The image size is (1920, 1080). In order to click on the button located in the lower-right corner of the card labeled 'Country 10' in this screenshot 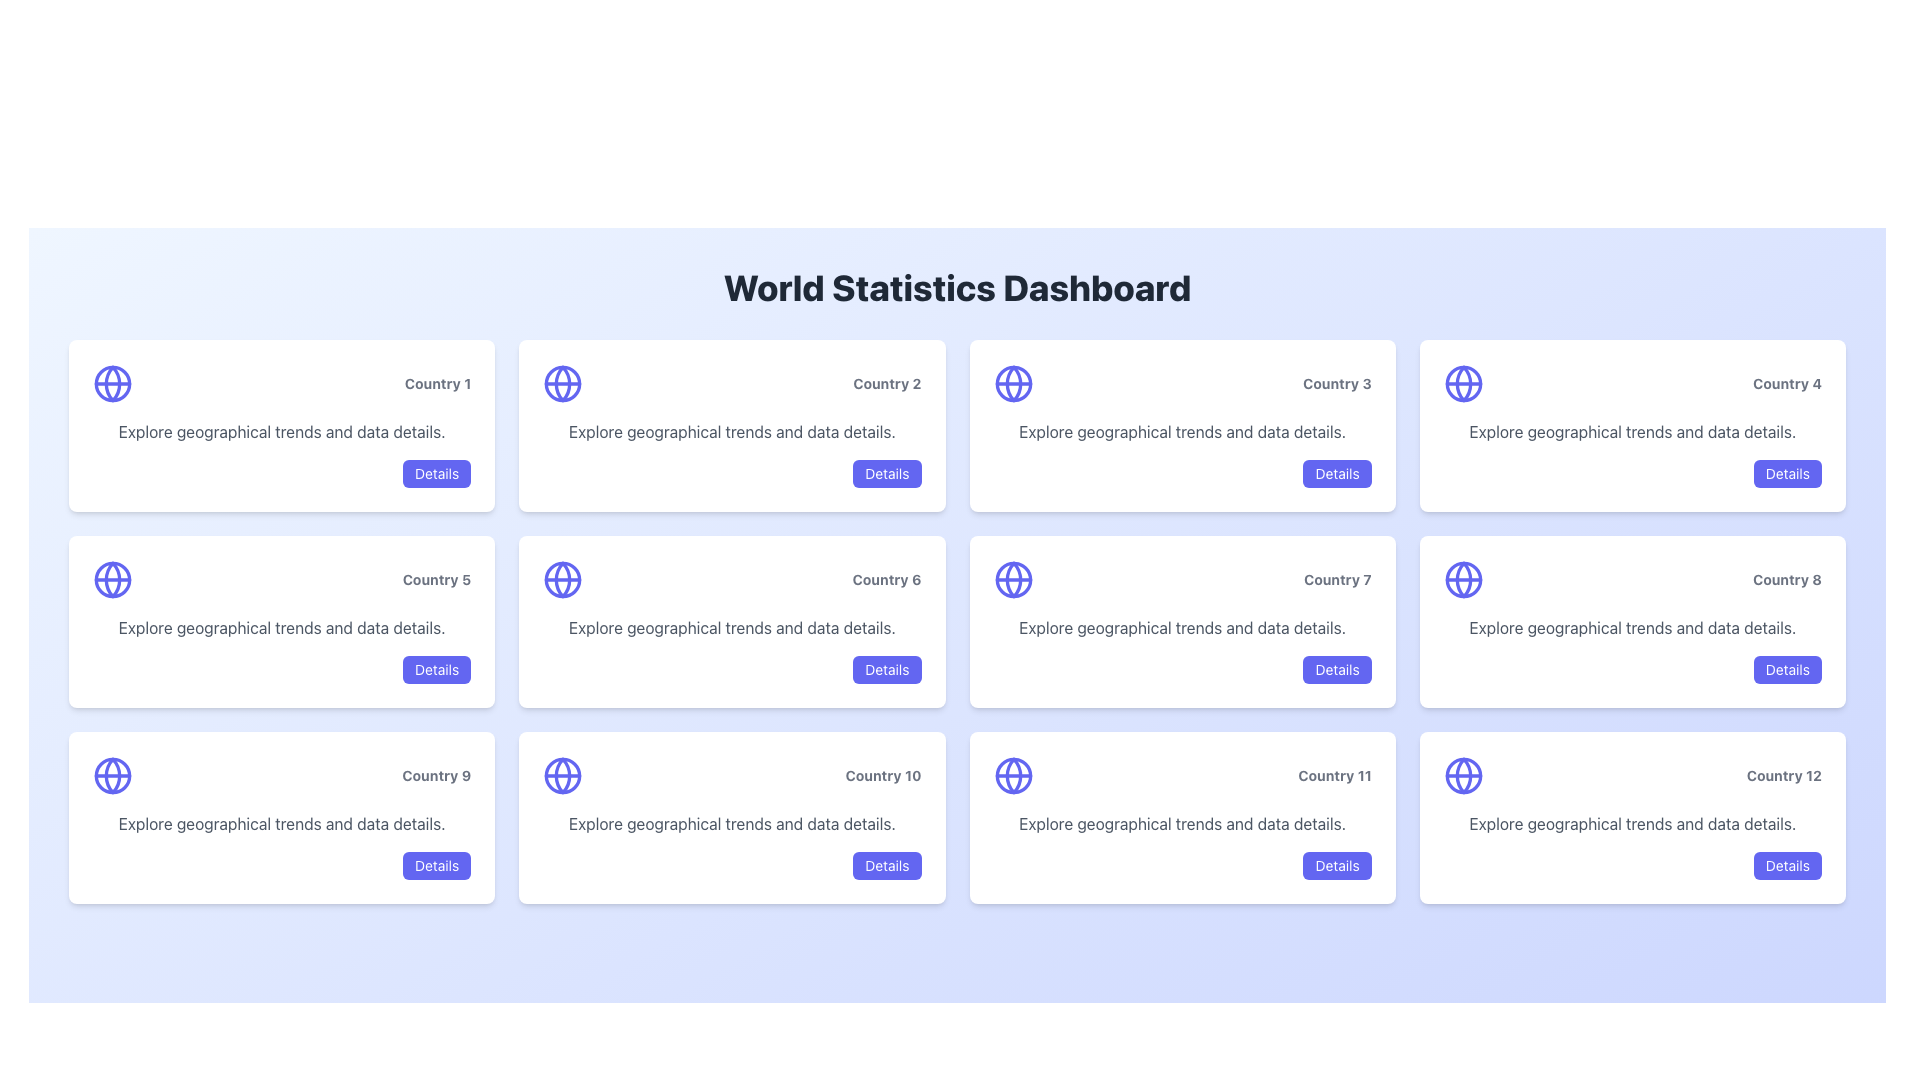, I will do `click(886, 865)`.